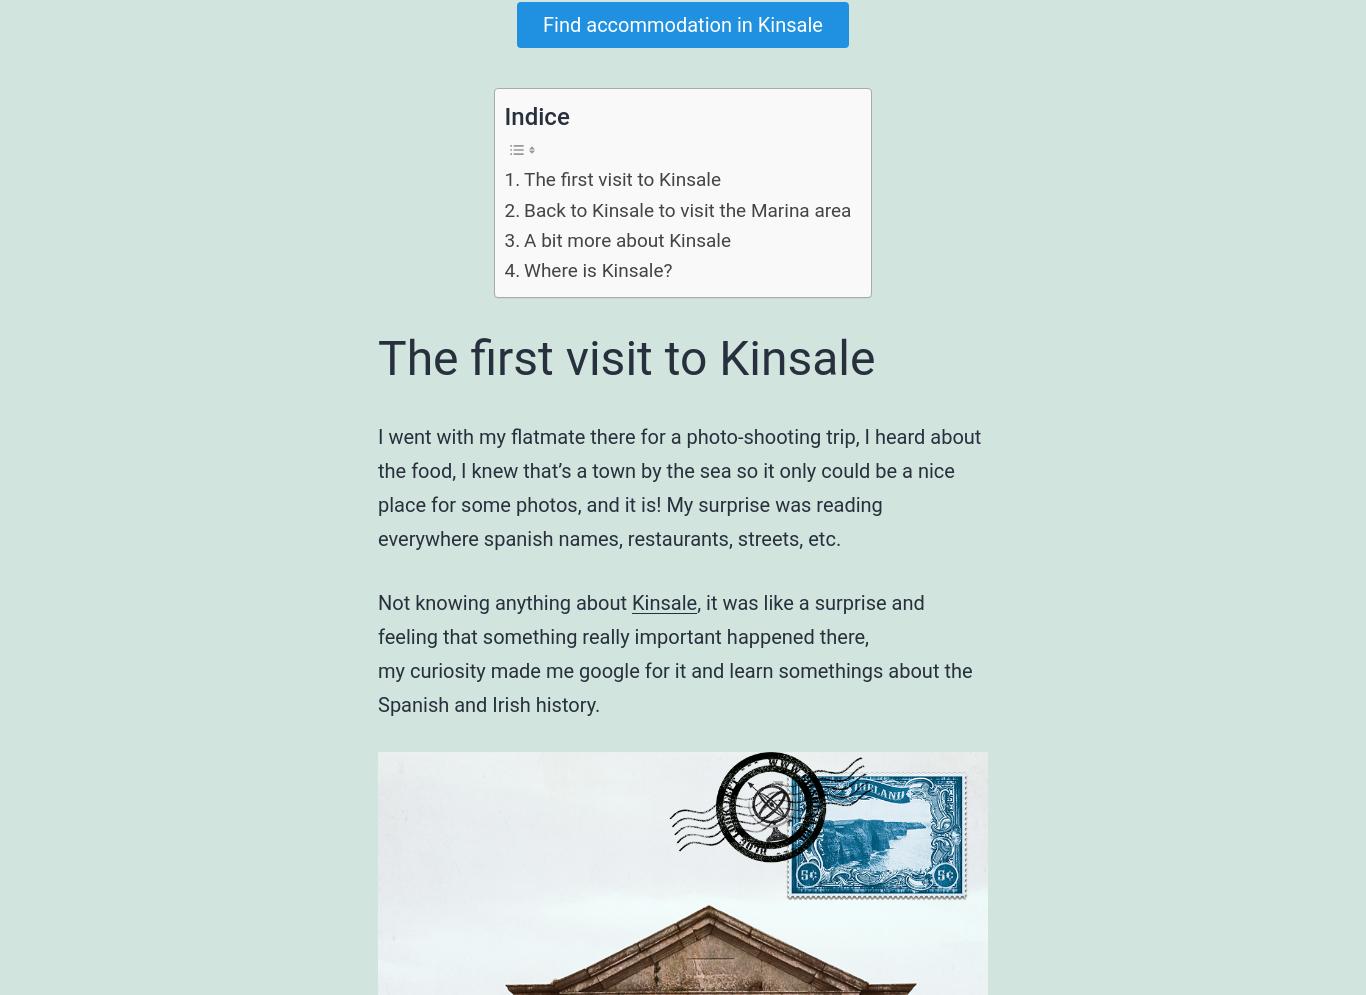 This screenshot has width=1366, height=995. I want to click on 'Find accommodation in Kinsale', so click(542, 24).